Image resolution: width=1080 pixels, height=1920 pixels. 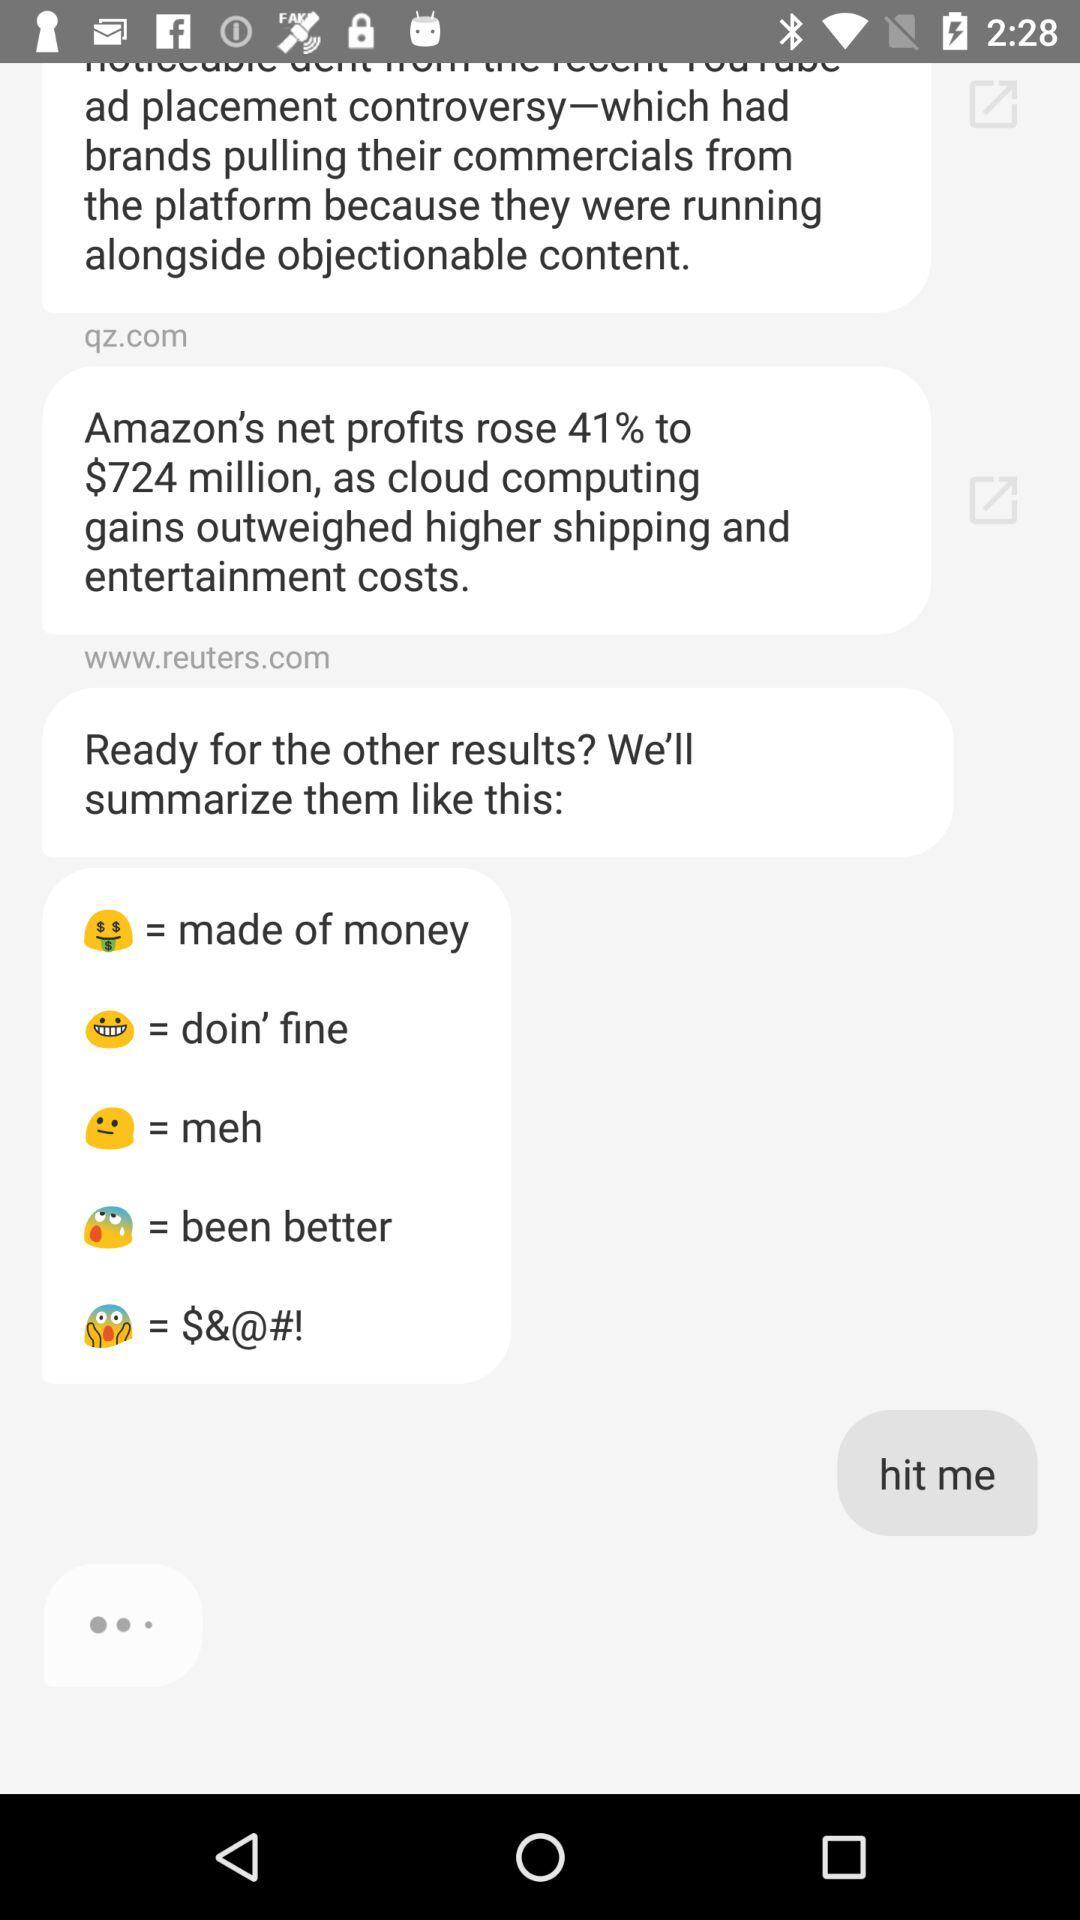 What do you see at coordinates (486, 500) in the screenshot?
I see `amazon s net item` at bounding box center [486, 500].